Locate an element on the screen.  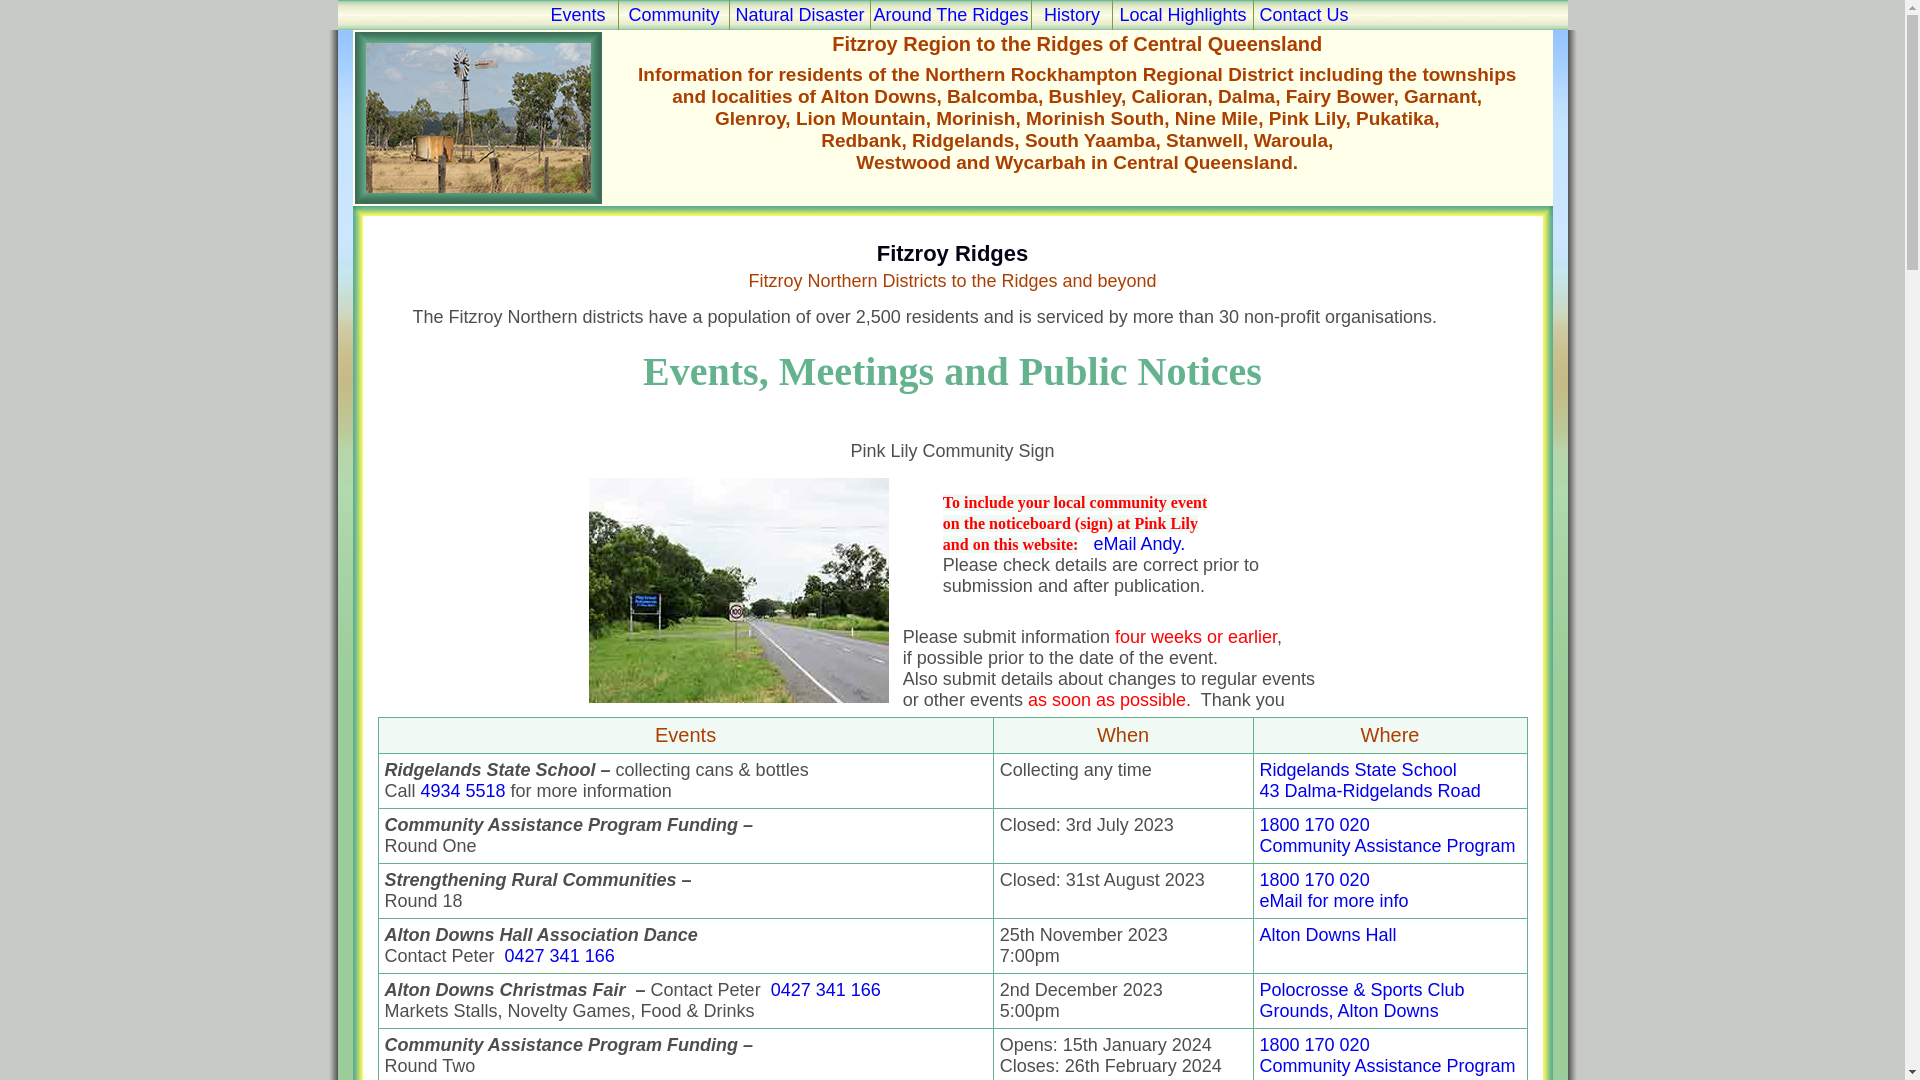
'Community' is located at coordinates (673, 15).